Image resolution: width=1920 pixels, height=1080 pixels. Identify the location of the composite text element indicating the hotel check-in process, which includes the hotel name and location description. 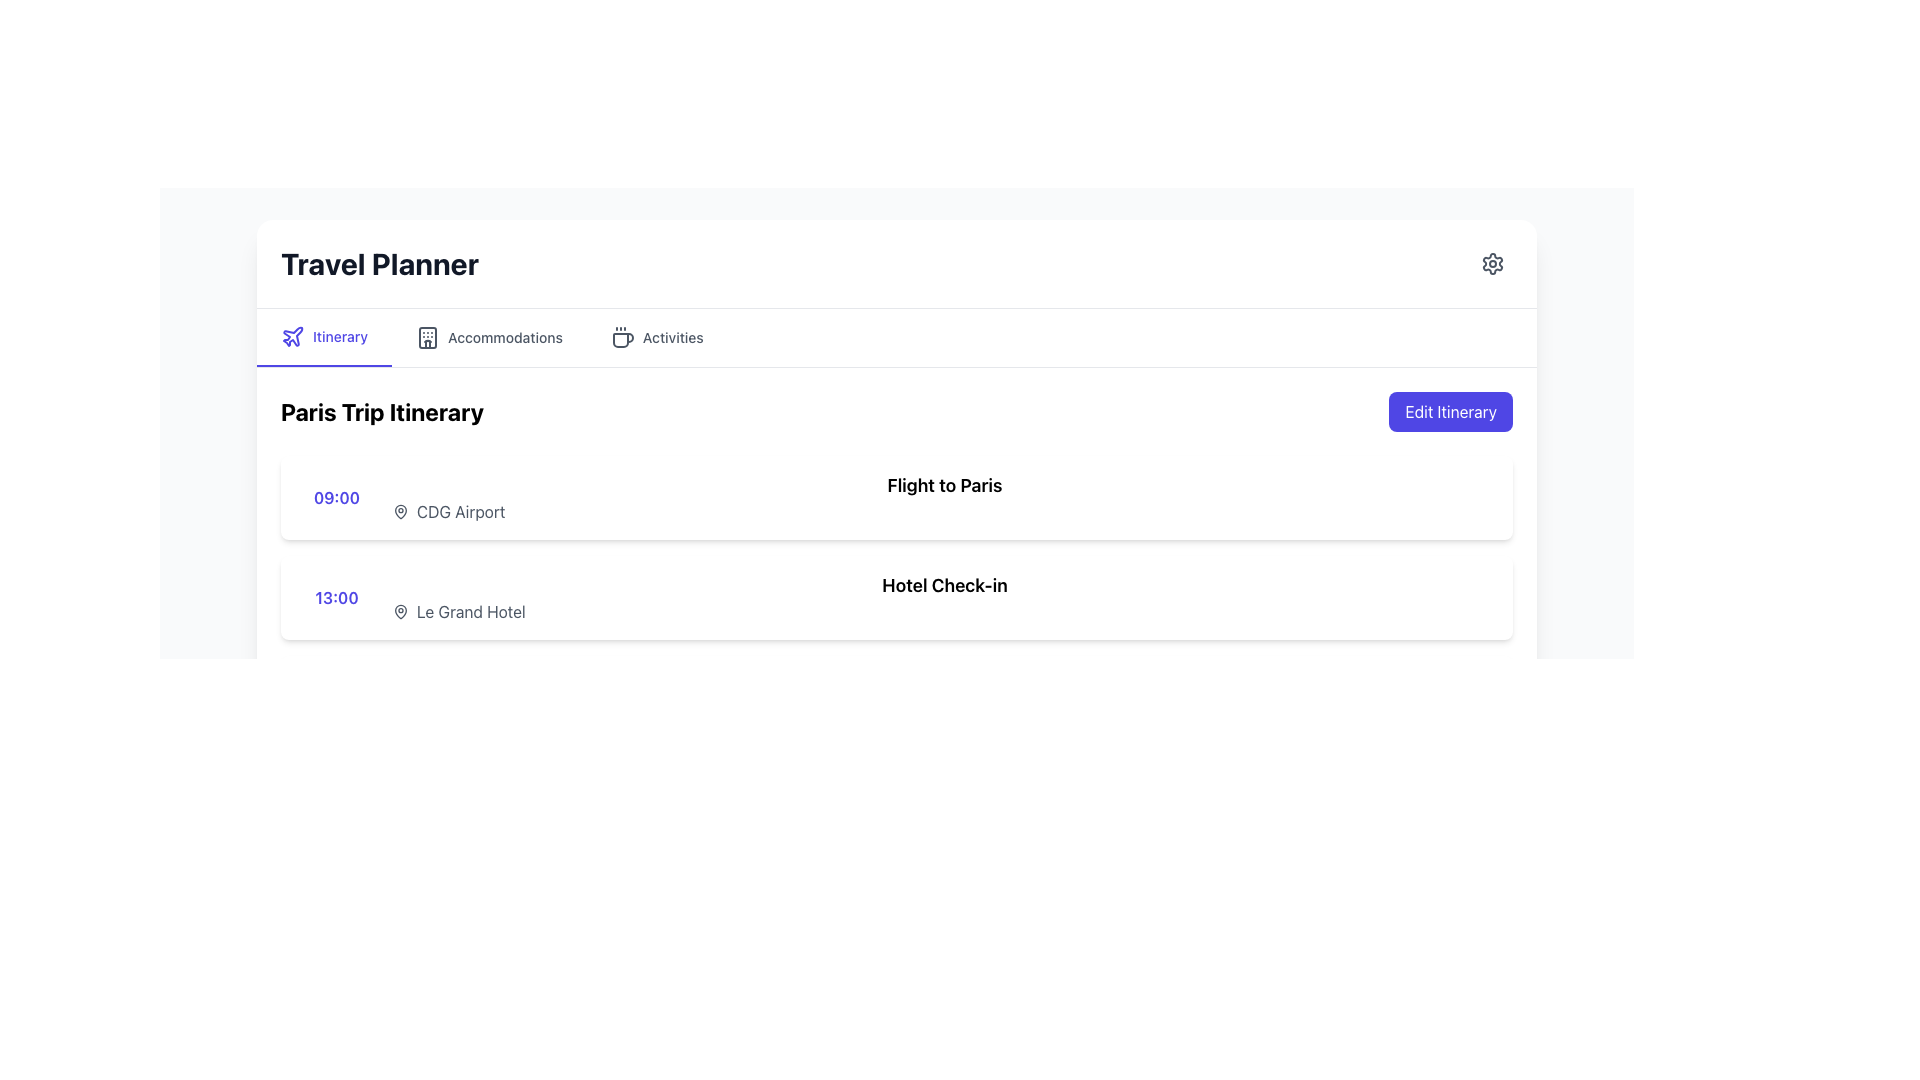
(944, 596).